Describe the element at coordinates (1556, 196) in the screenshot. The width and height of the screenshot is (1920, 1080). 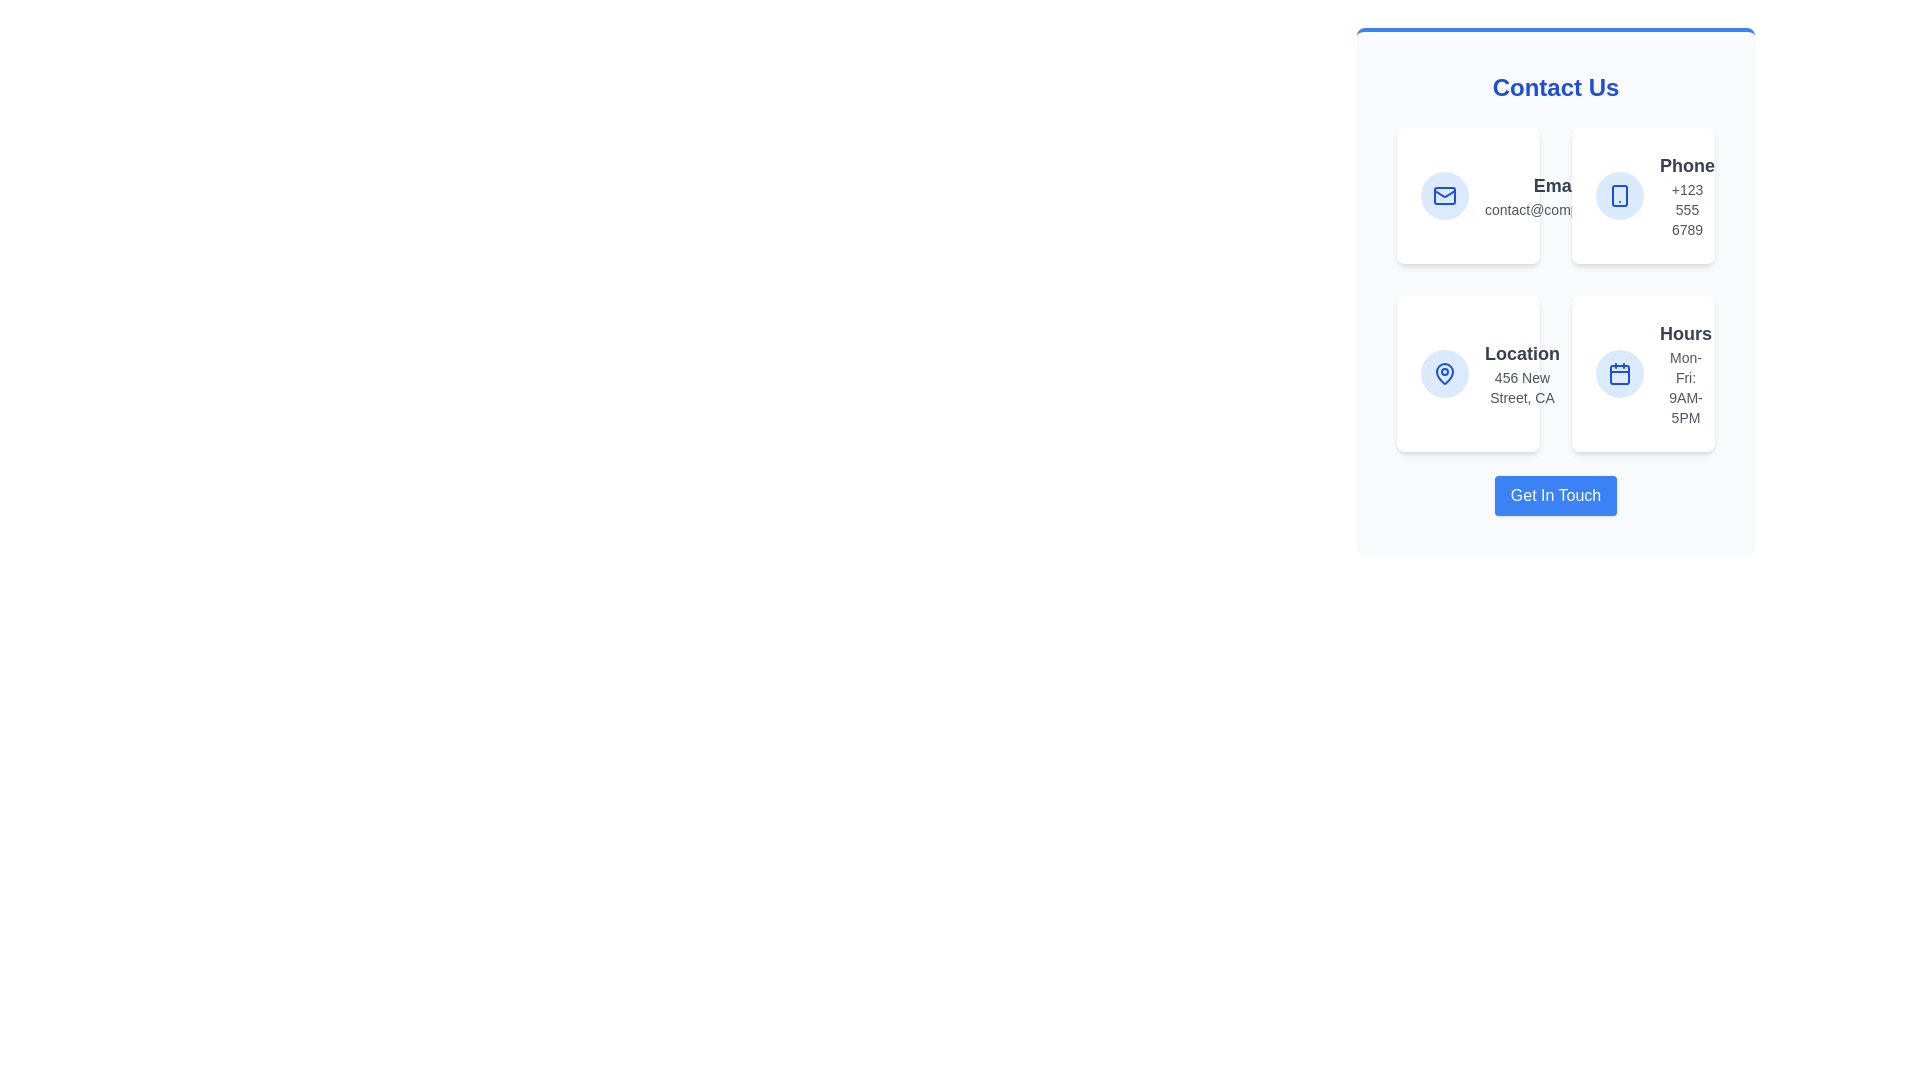
I see `text content of the email display element showing 'Email' and 'contact@company.com' located in the top-left card under 'Contact Us'` at that location.